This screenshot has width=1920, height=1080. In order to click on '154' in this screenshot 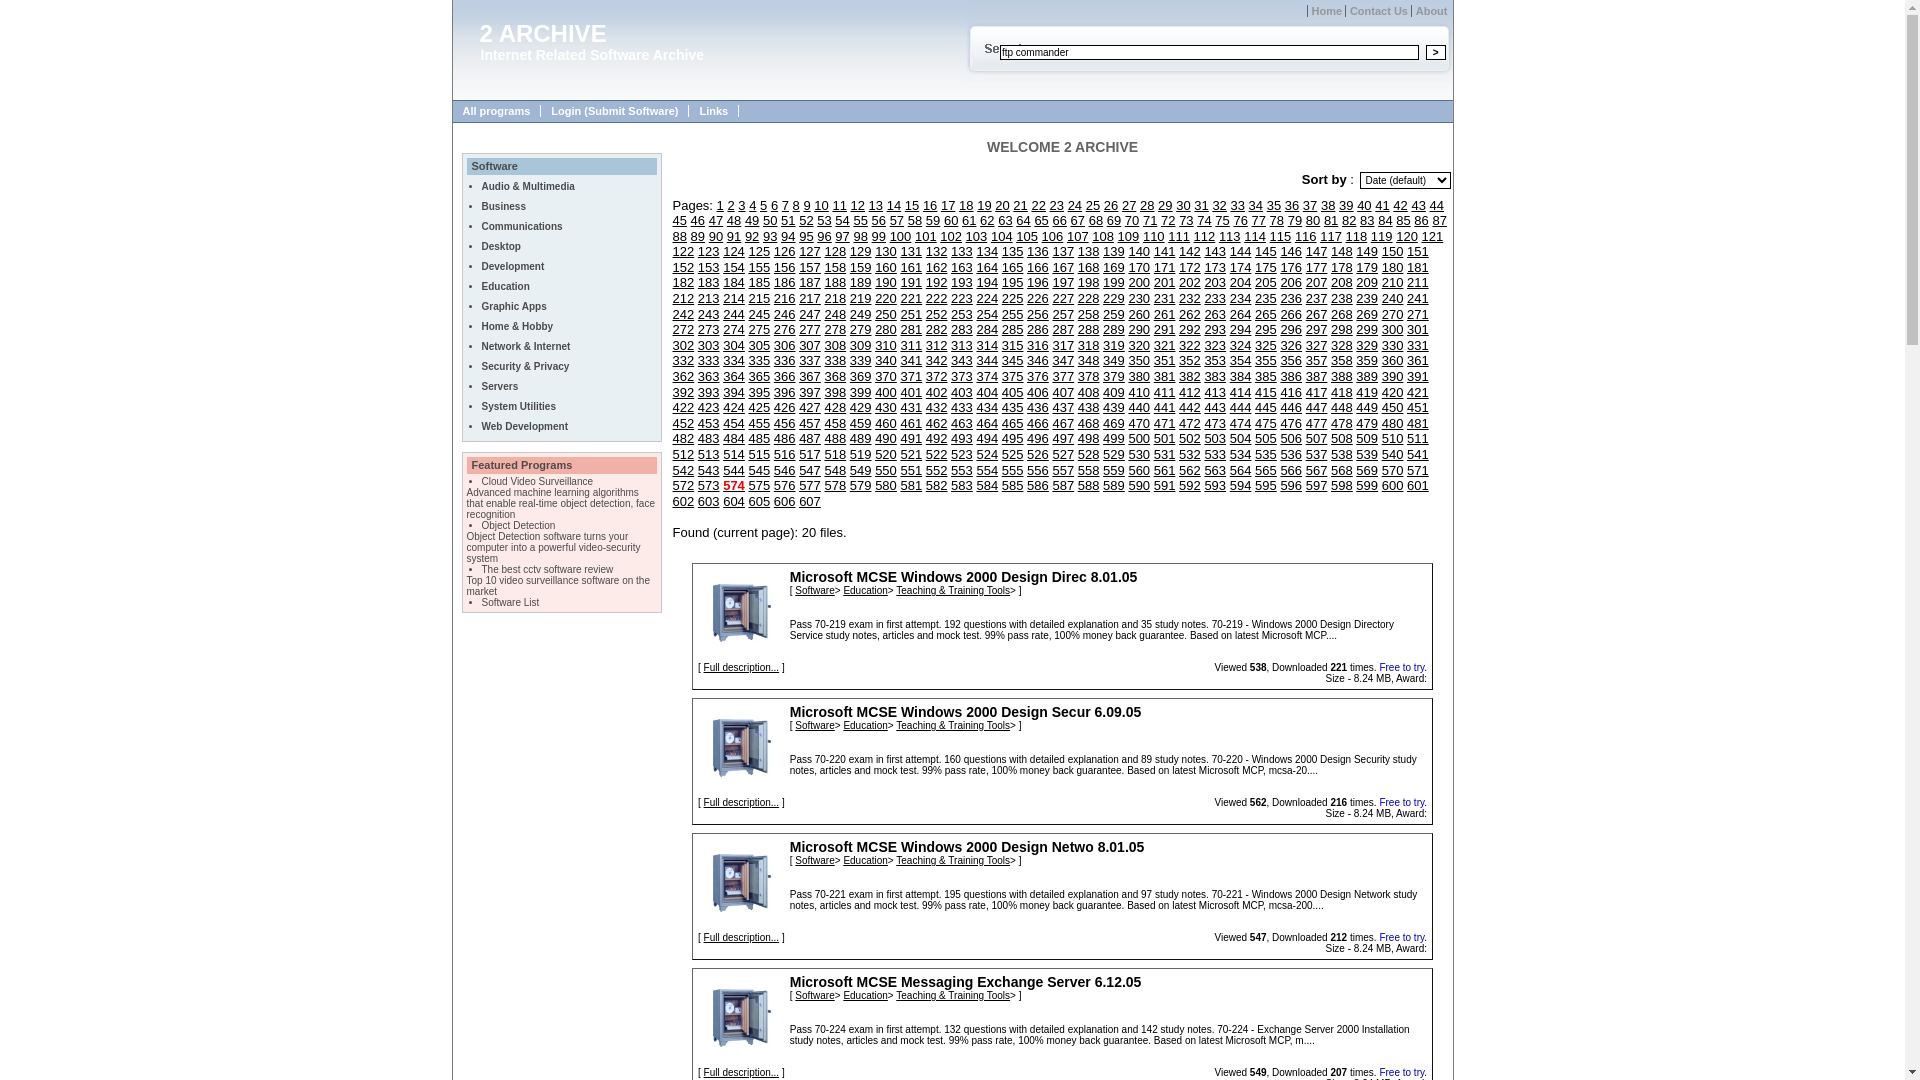, I will do `click(733, 266)`.